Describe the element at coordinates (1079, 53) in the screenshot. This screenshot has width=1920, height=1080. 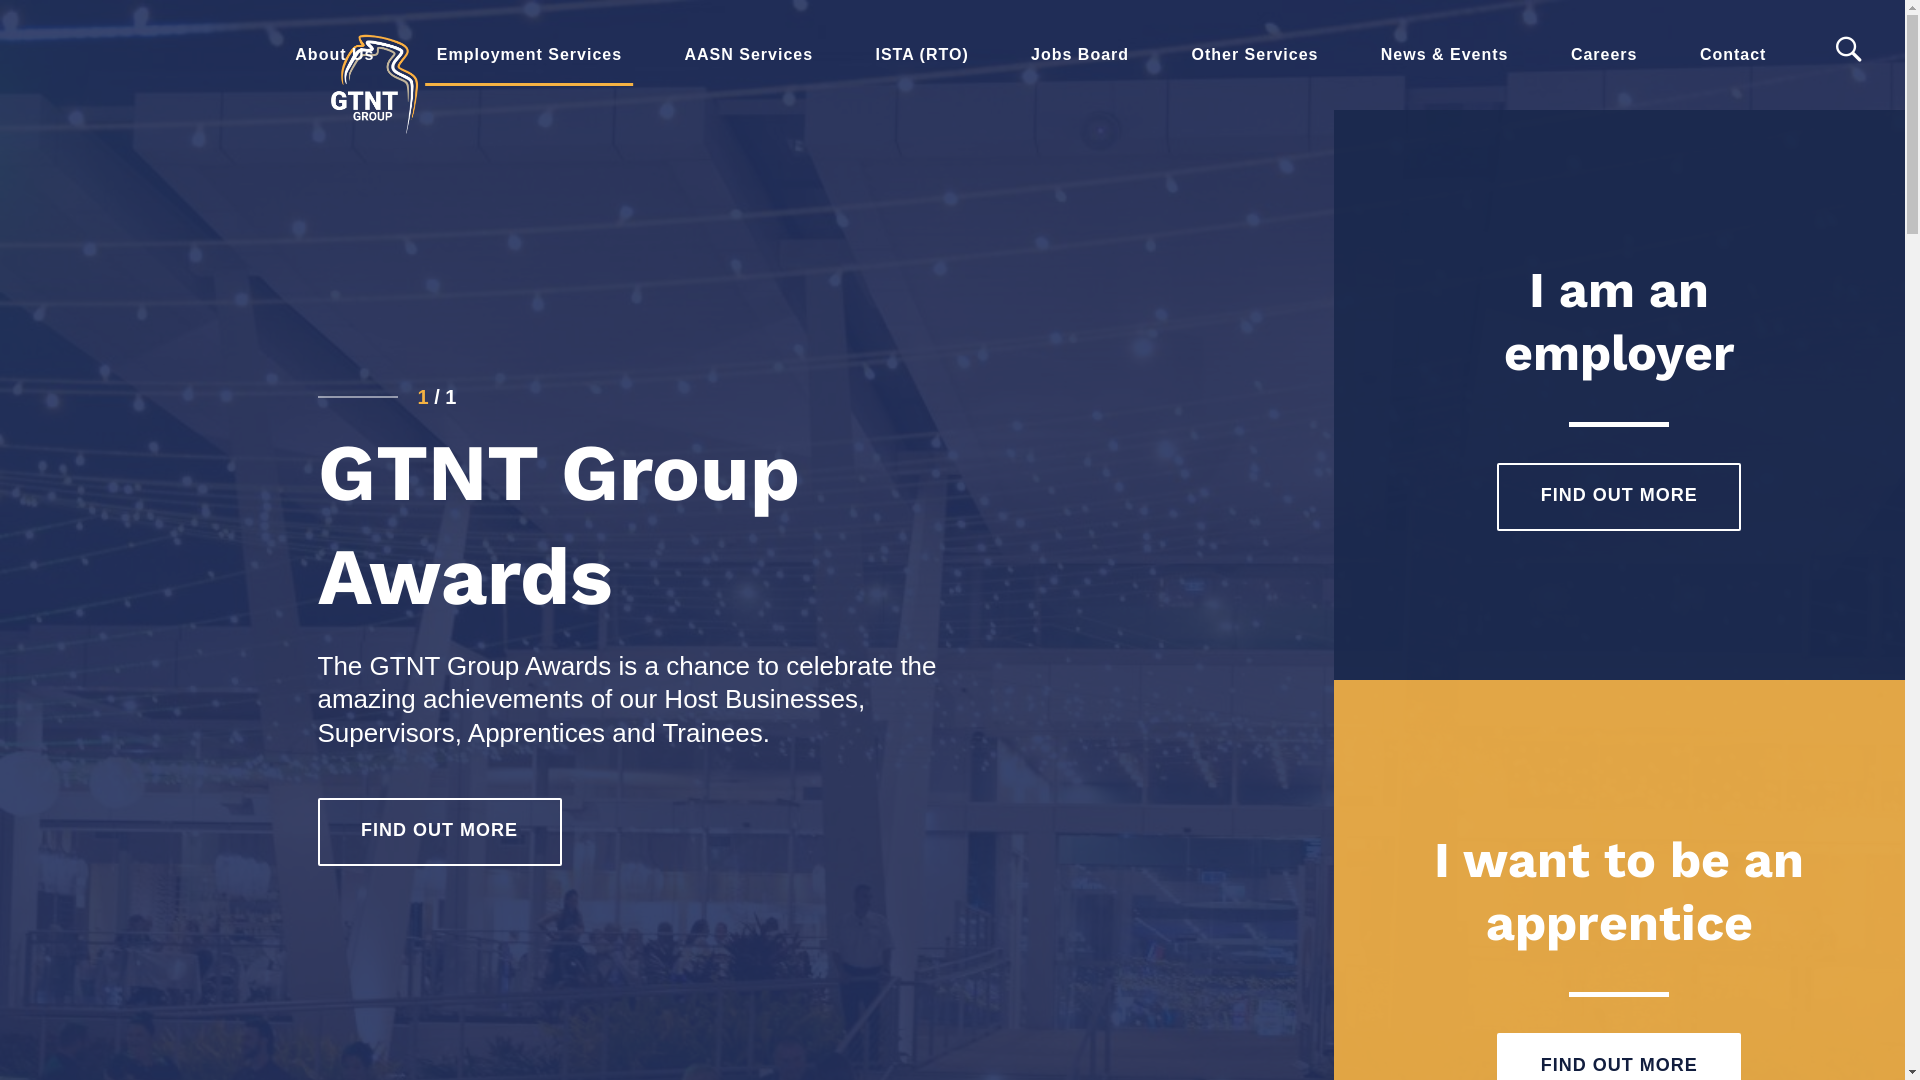
I see `'Jobs Board'` at that location.